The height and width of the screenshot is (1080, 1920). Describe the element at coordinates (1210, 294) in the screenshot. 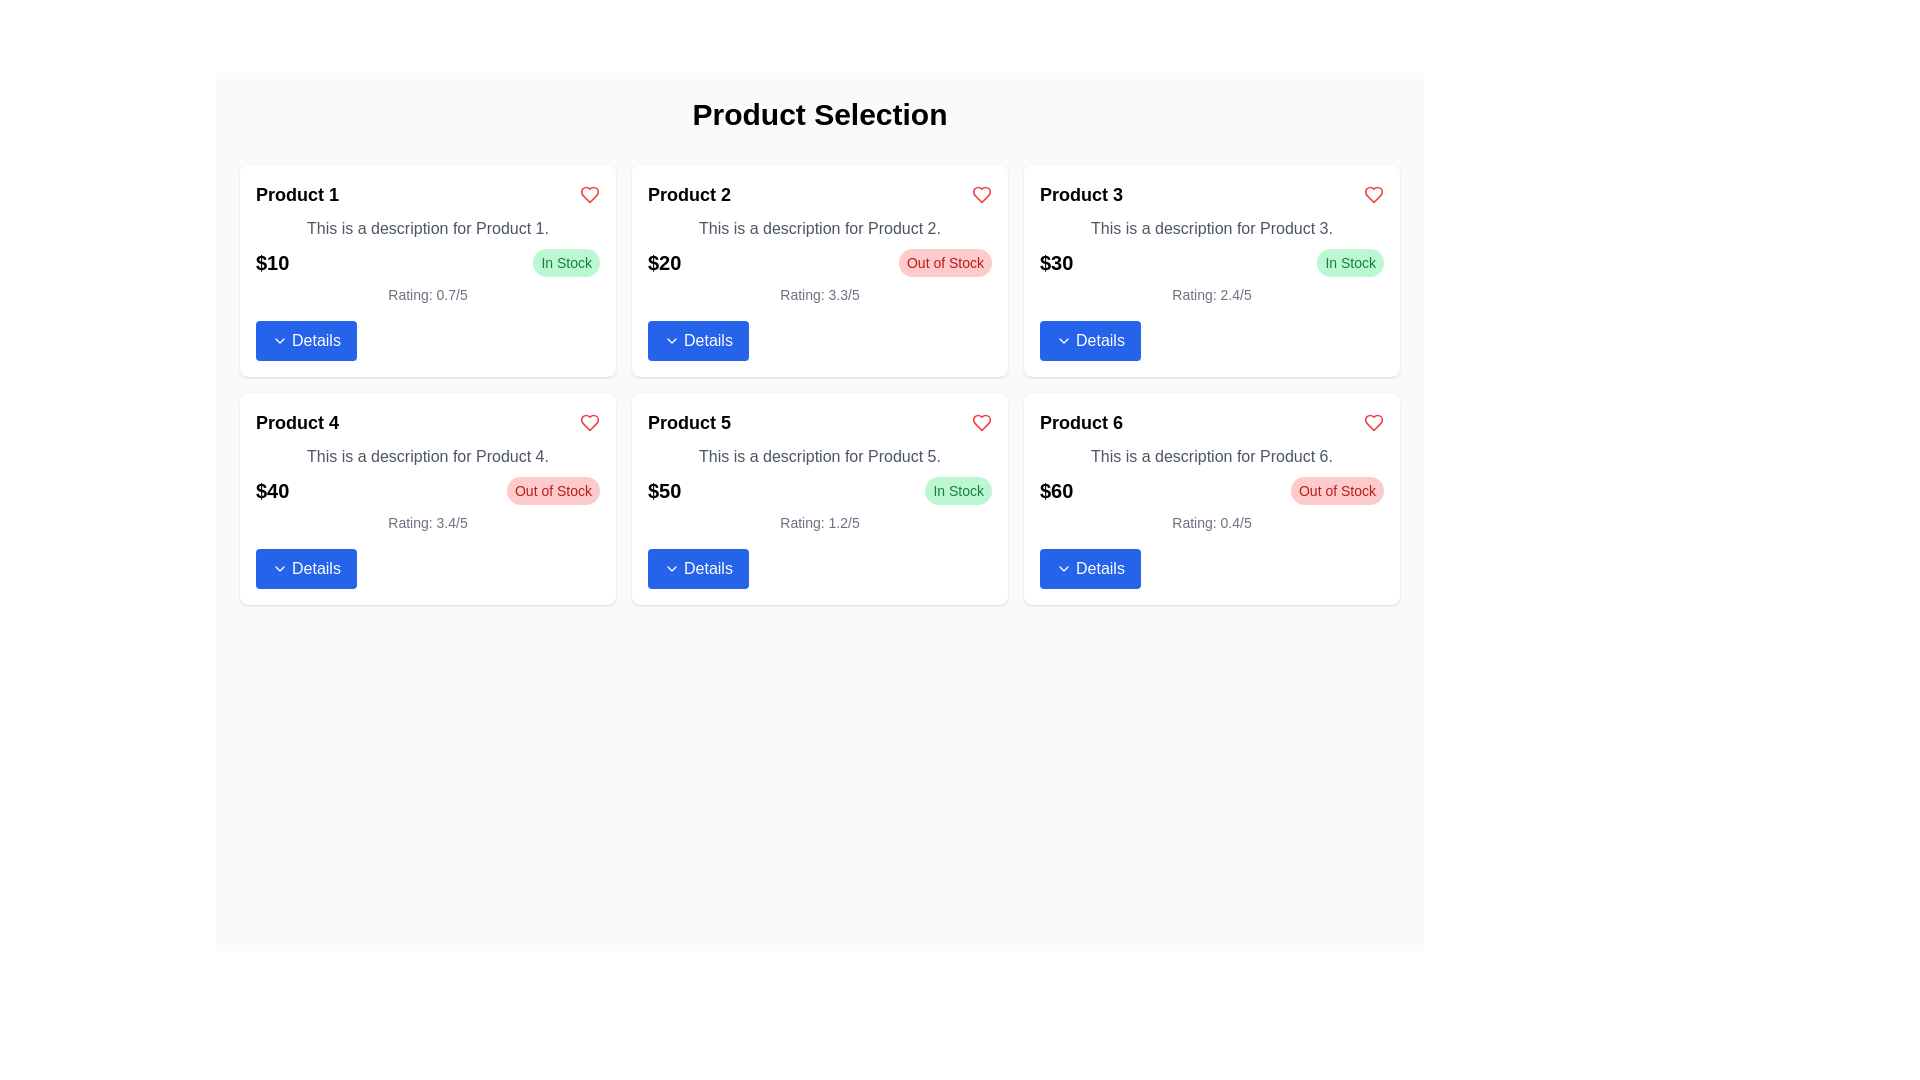

I see `text label displaying 'Rating: 2.4/5' located within the card for Product 3, positioned below the price '$30' and above the 'Details' button` at that location.